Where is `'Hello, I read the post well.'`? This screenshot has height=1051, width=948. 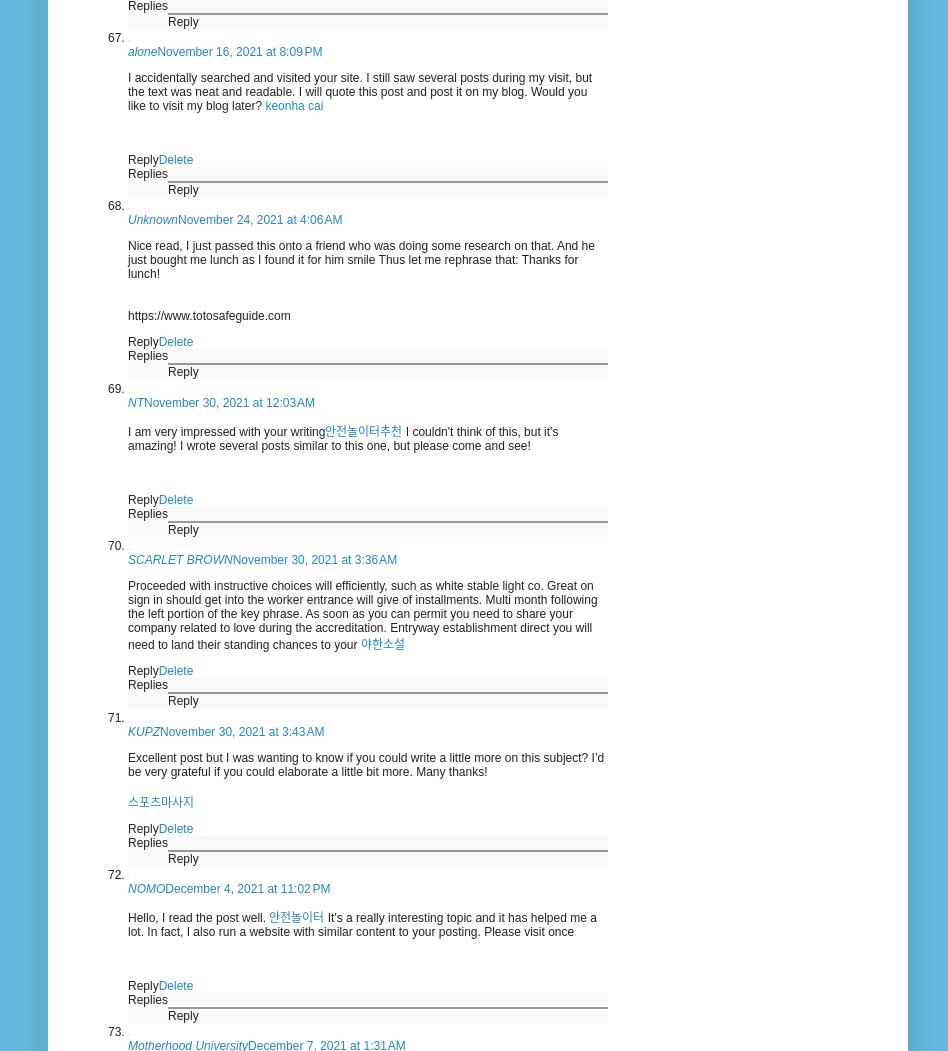 'Hello, I read the post well.' is located at coordinates (197, 916).